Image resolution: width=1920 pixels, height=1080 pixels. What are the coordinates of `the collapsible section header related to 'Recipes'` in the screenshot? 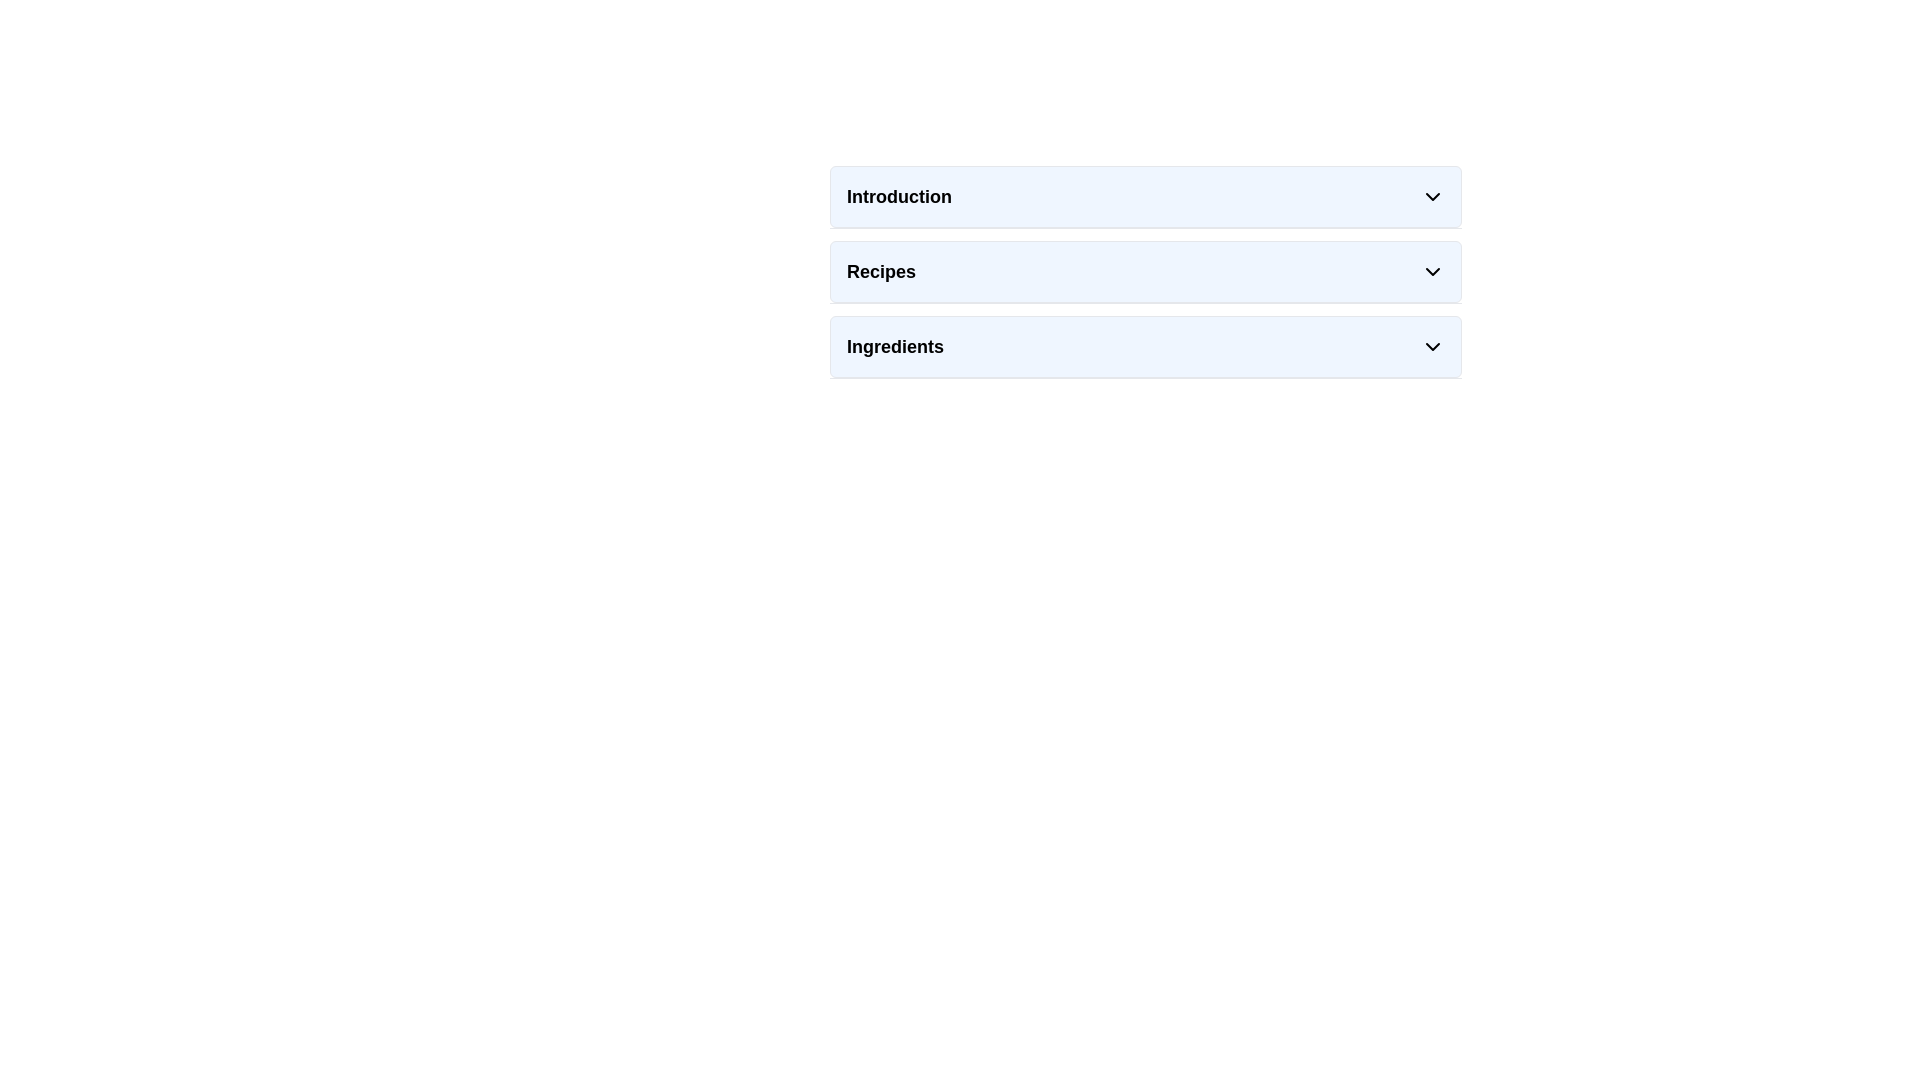 It's located at (1146, 272).